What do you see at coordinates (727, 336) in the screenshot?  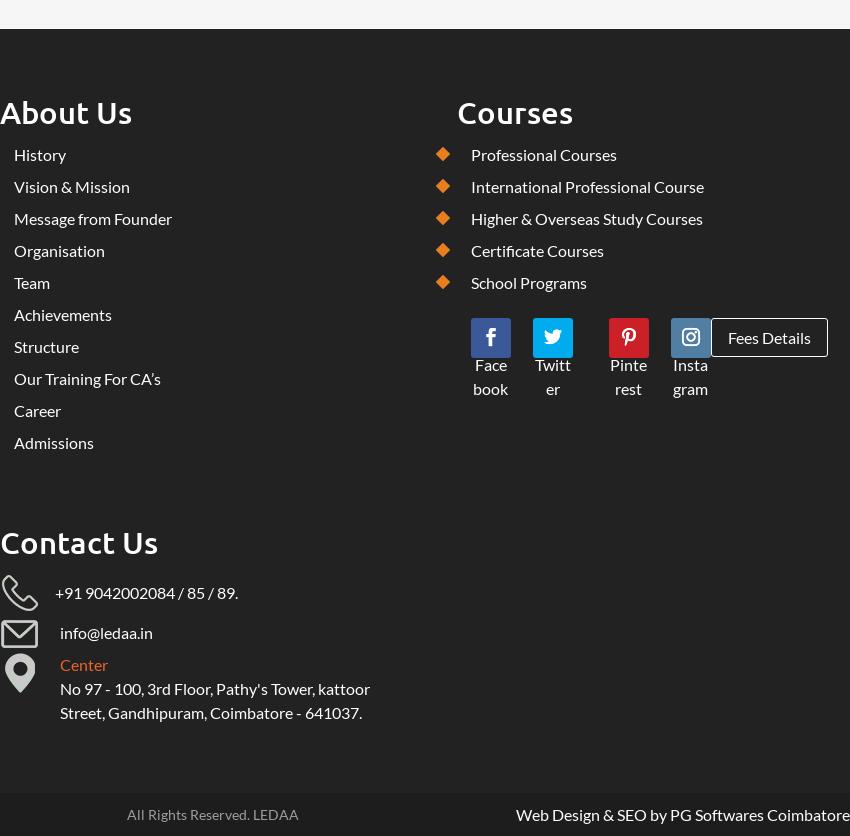 I see `'Fees Details'` at bounding box center [727, 336].